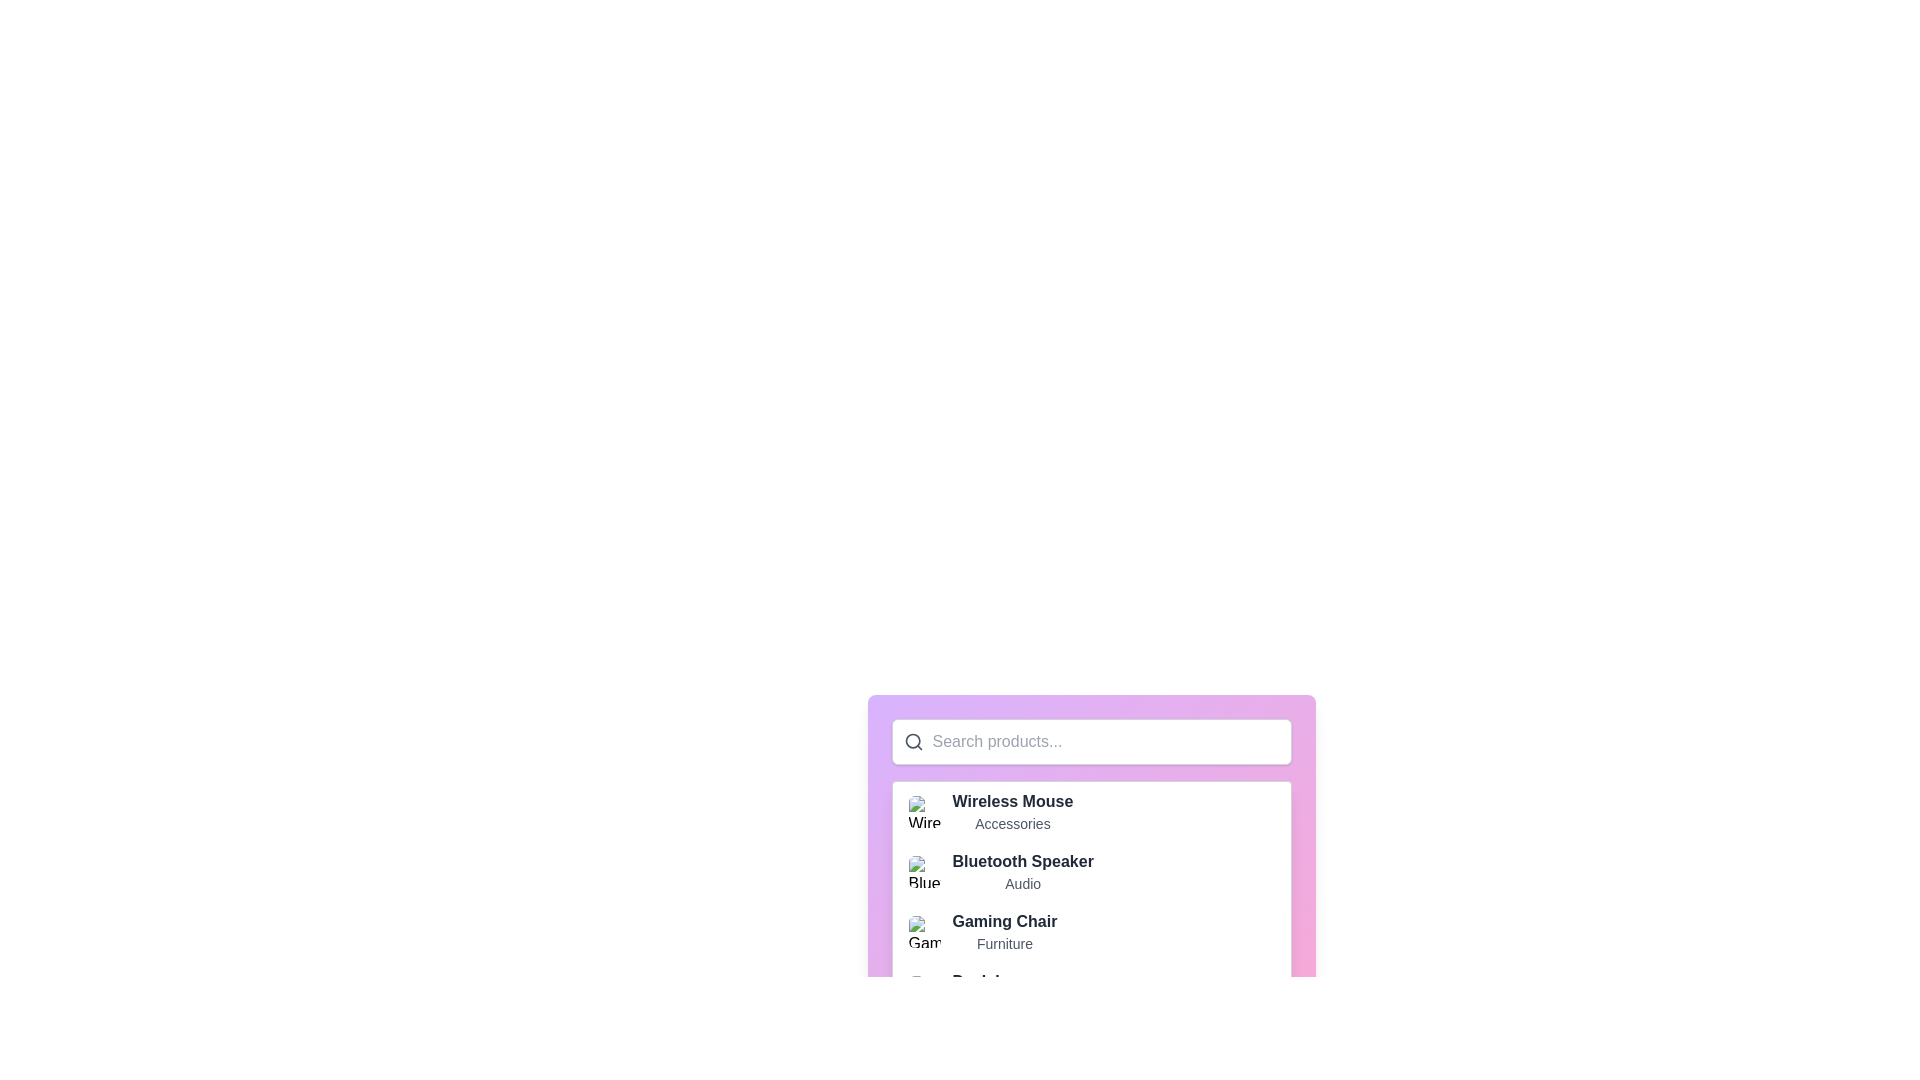 The height and width of the screenshot is (1080, 1920). What do you see at coordinates (1090, 932) in the screenshot?
I see `the 'Gaming Chair' selectable dropdown list item` at bounding box center [1090, 932].